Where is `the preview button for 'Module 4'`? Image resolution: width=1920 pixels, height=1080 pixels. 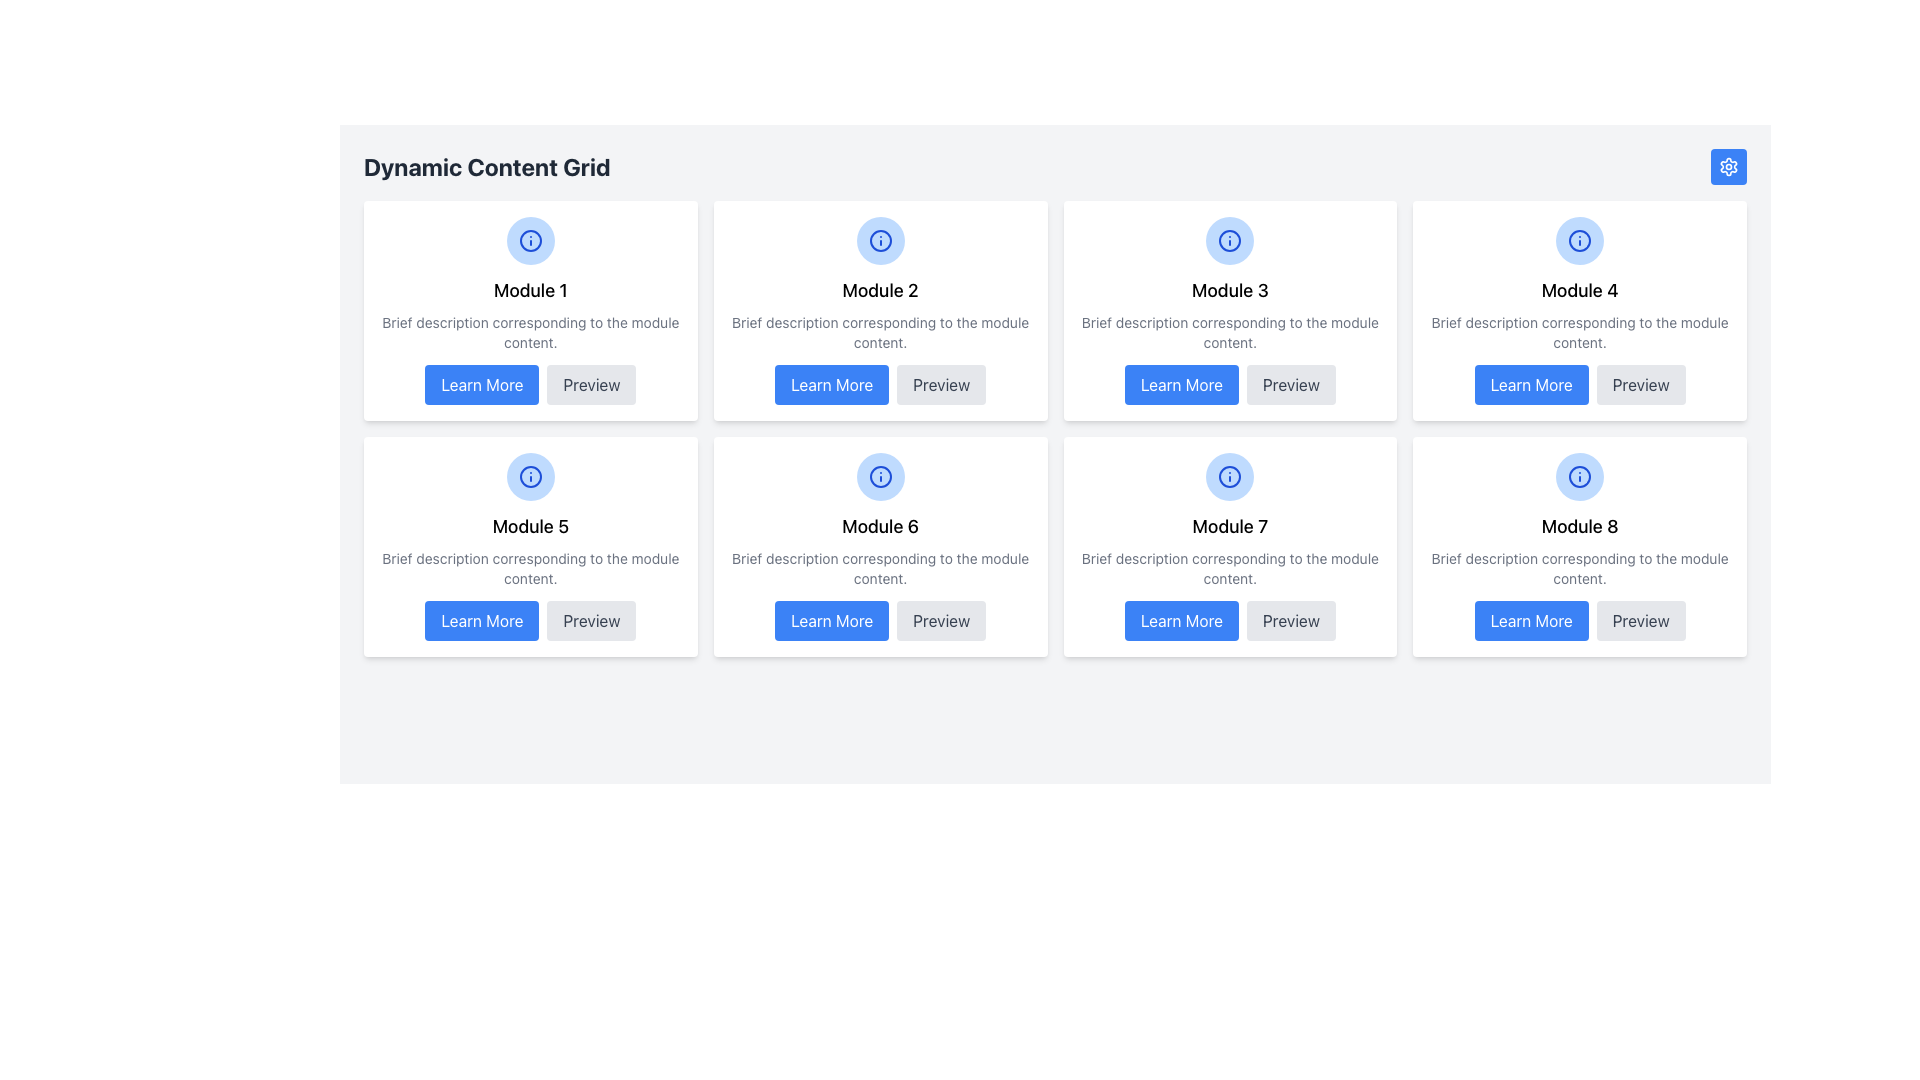 the preview button for 'Module 4' is located at coordinates (1641, 385).